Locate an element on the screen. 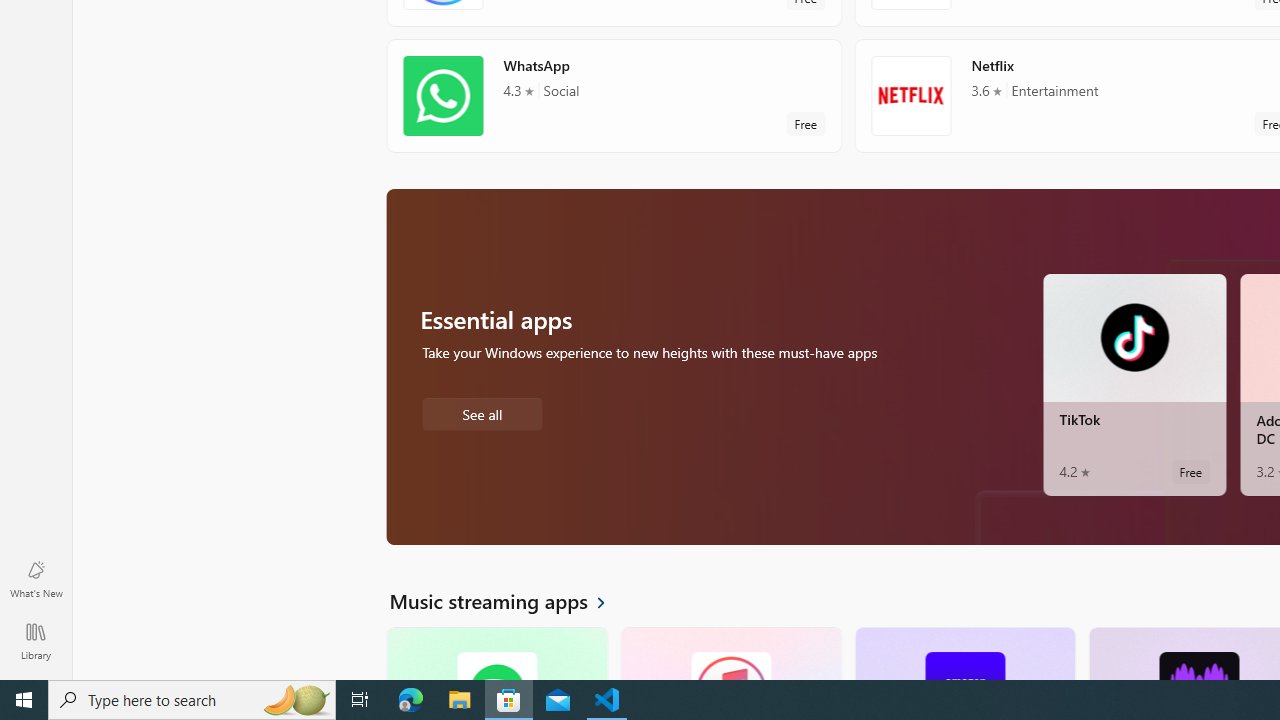  'What' is located at coordinates (35, 578).